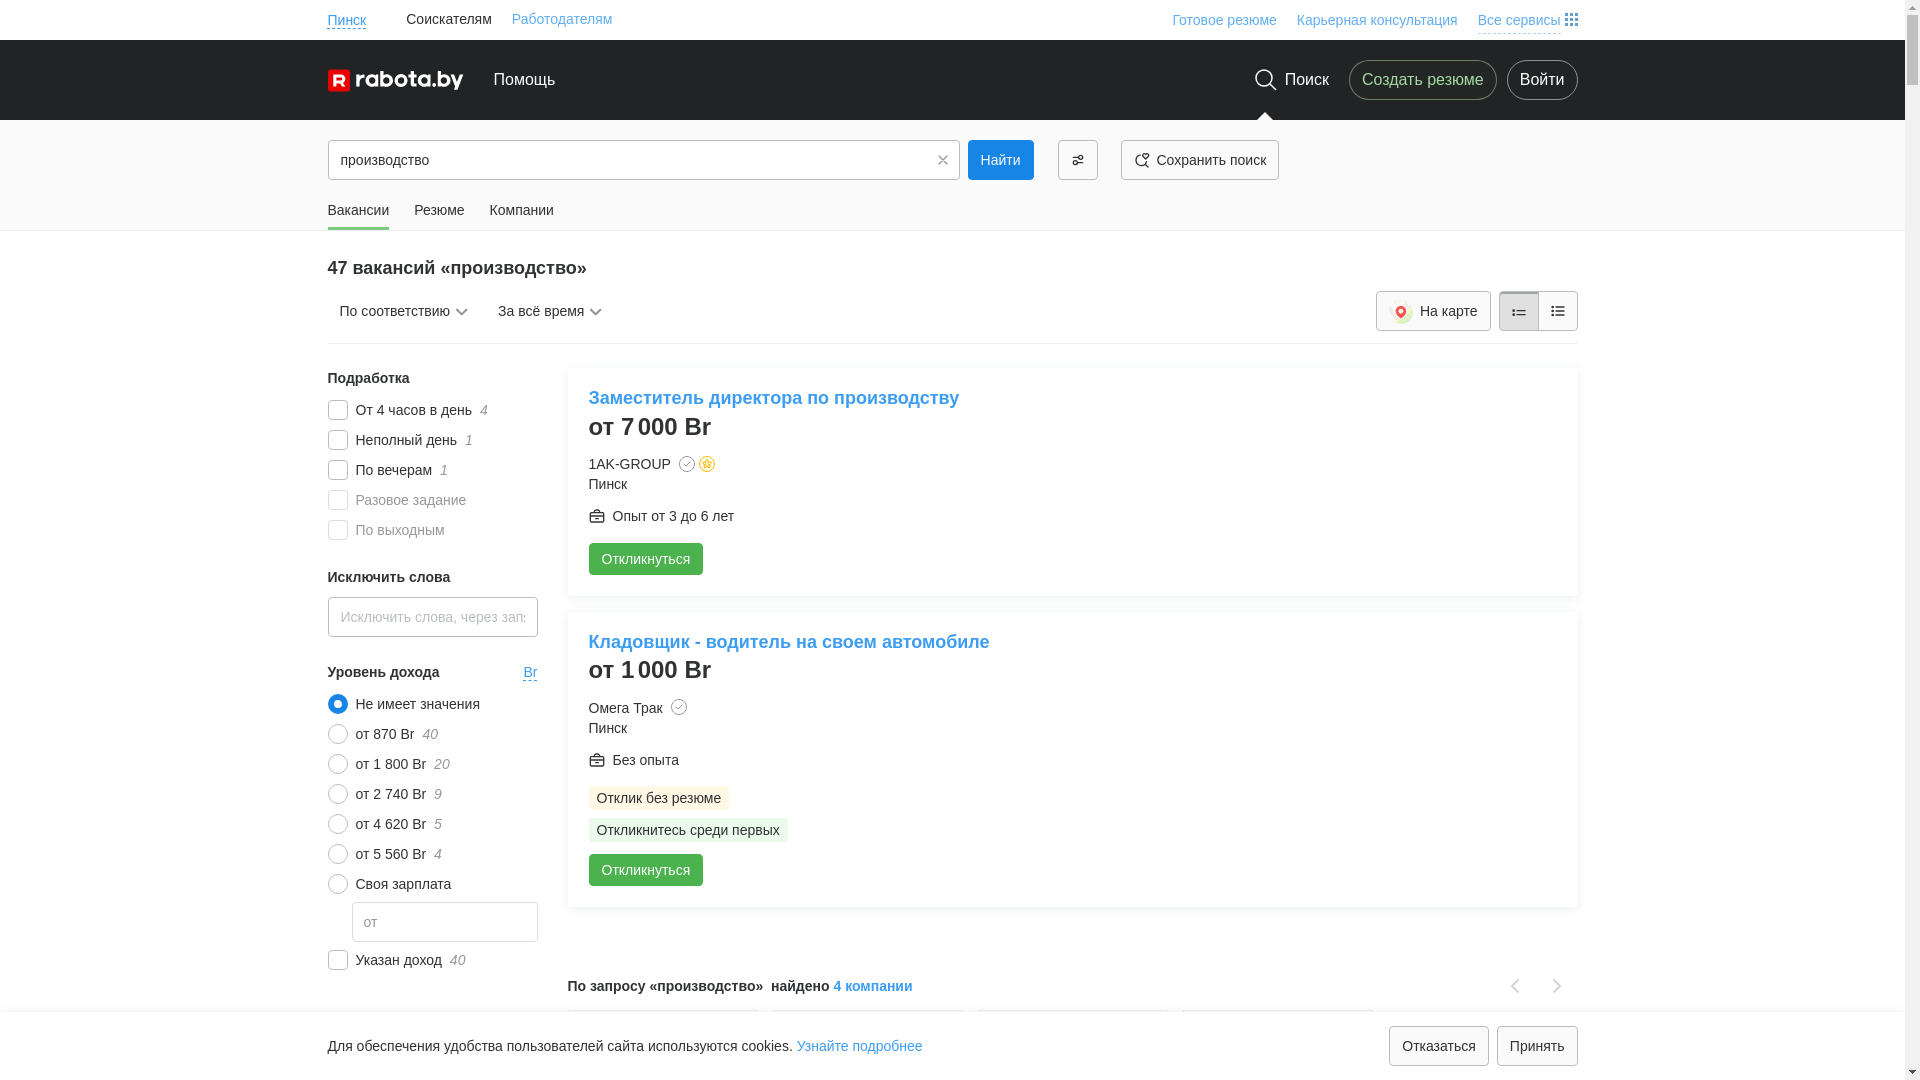  What do you see at coordinates (627, 463) in the screenshot?
I see `'1AK-GROUP'` at bounding box center [627, 463].